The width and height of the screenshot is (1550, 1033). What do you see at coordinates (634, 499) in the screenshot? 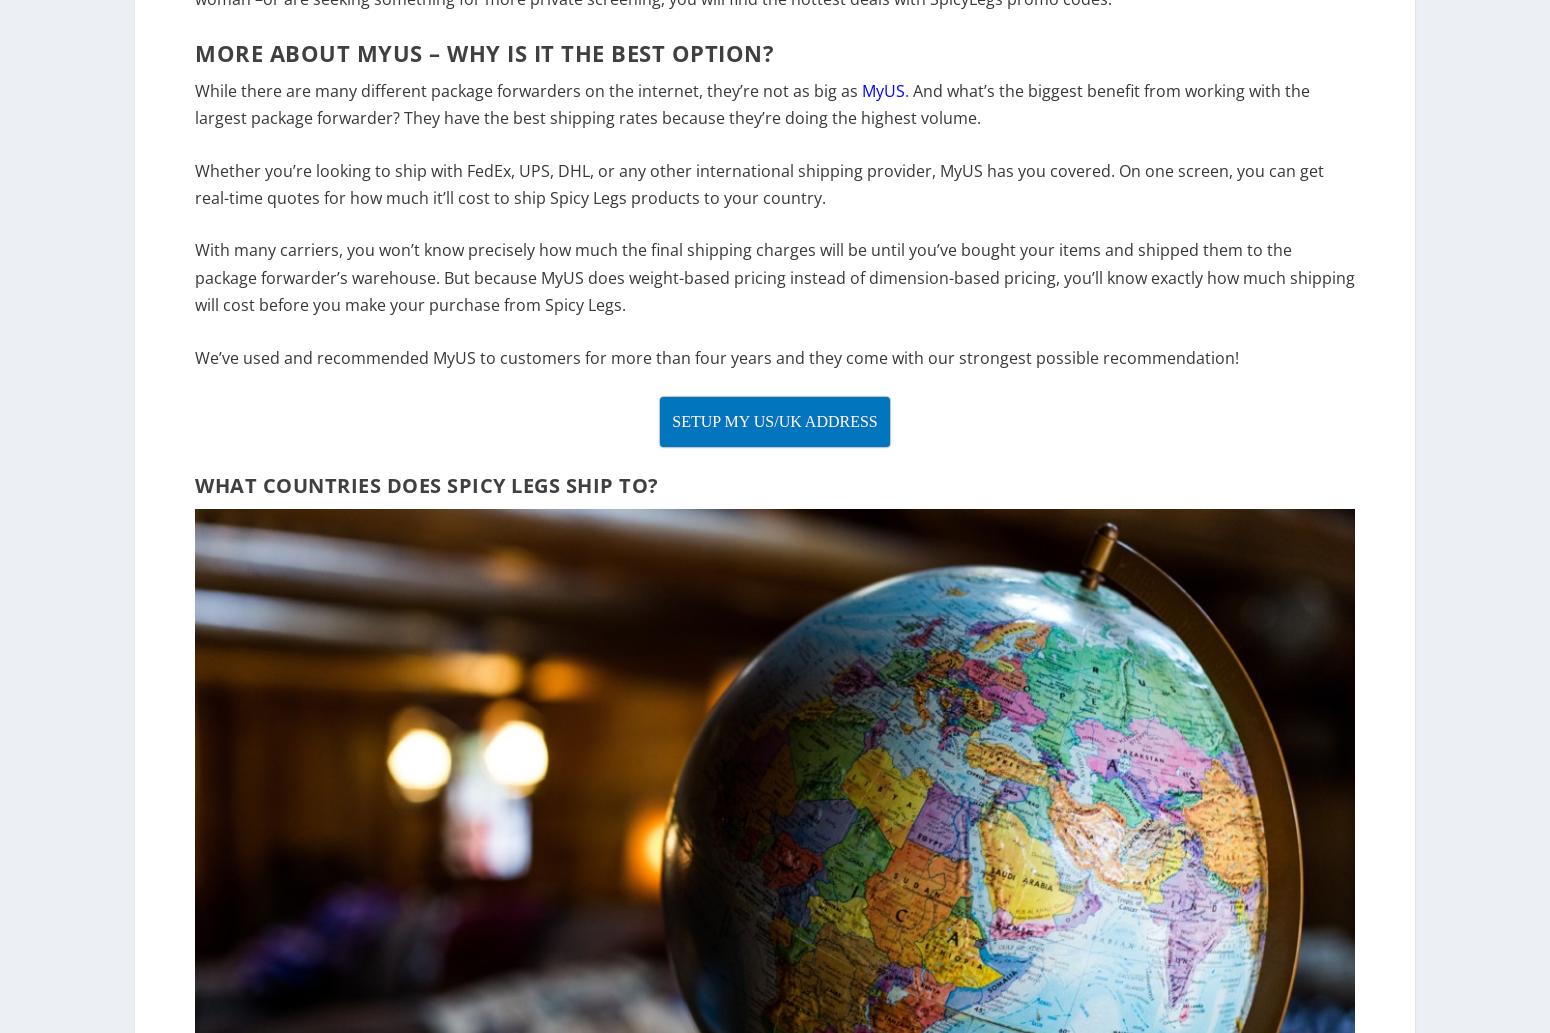
I see `'To?'` at bounding box center [634, 499].